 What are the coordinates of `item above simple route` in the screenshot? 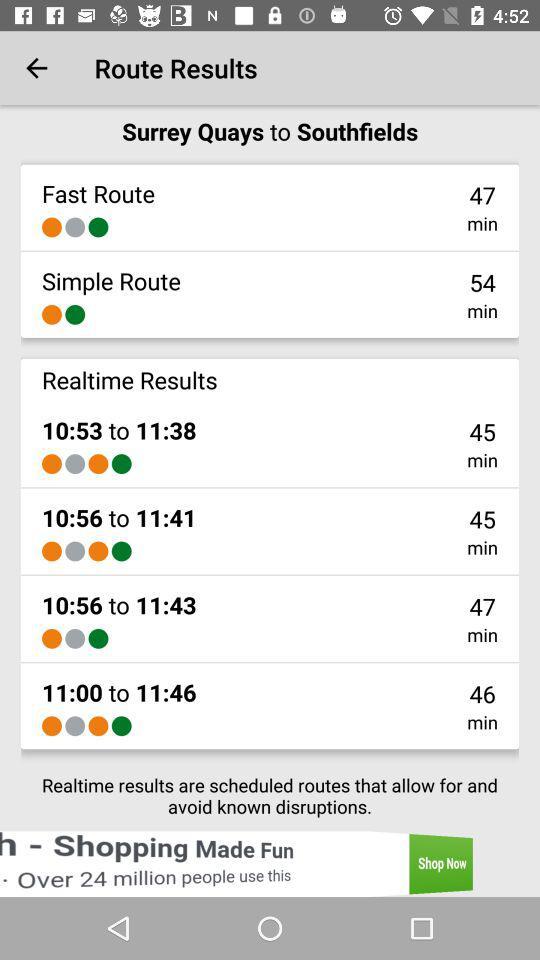 It's located at (51, 227).